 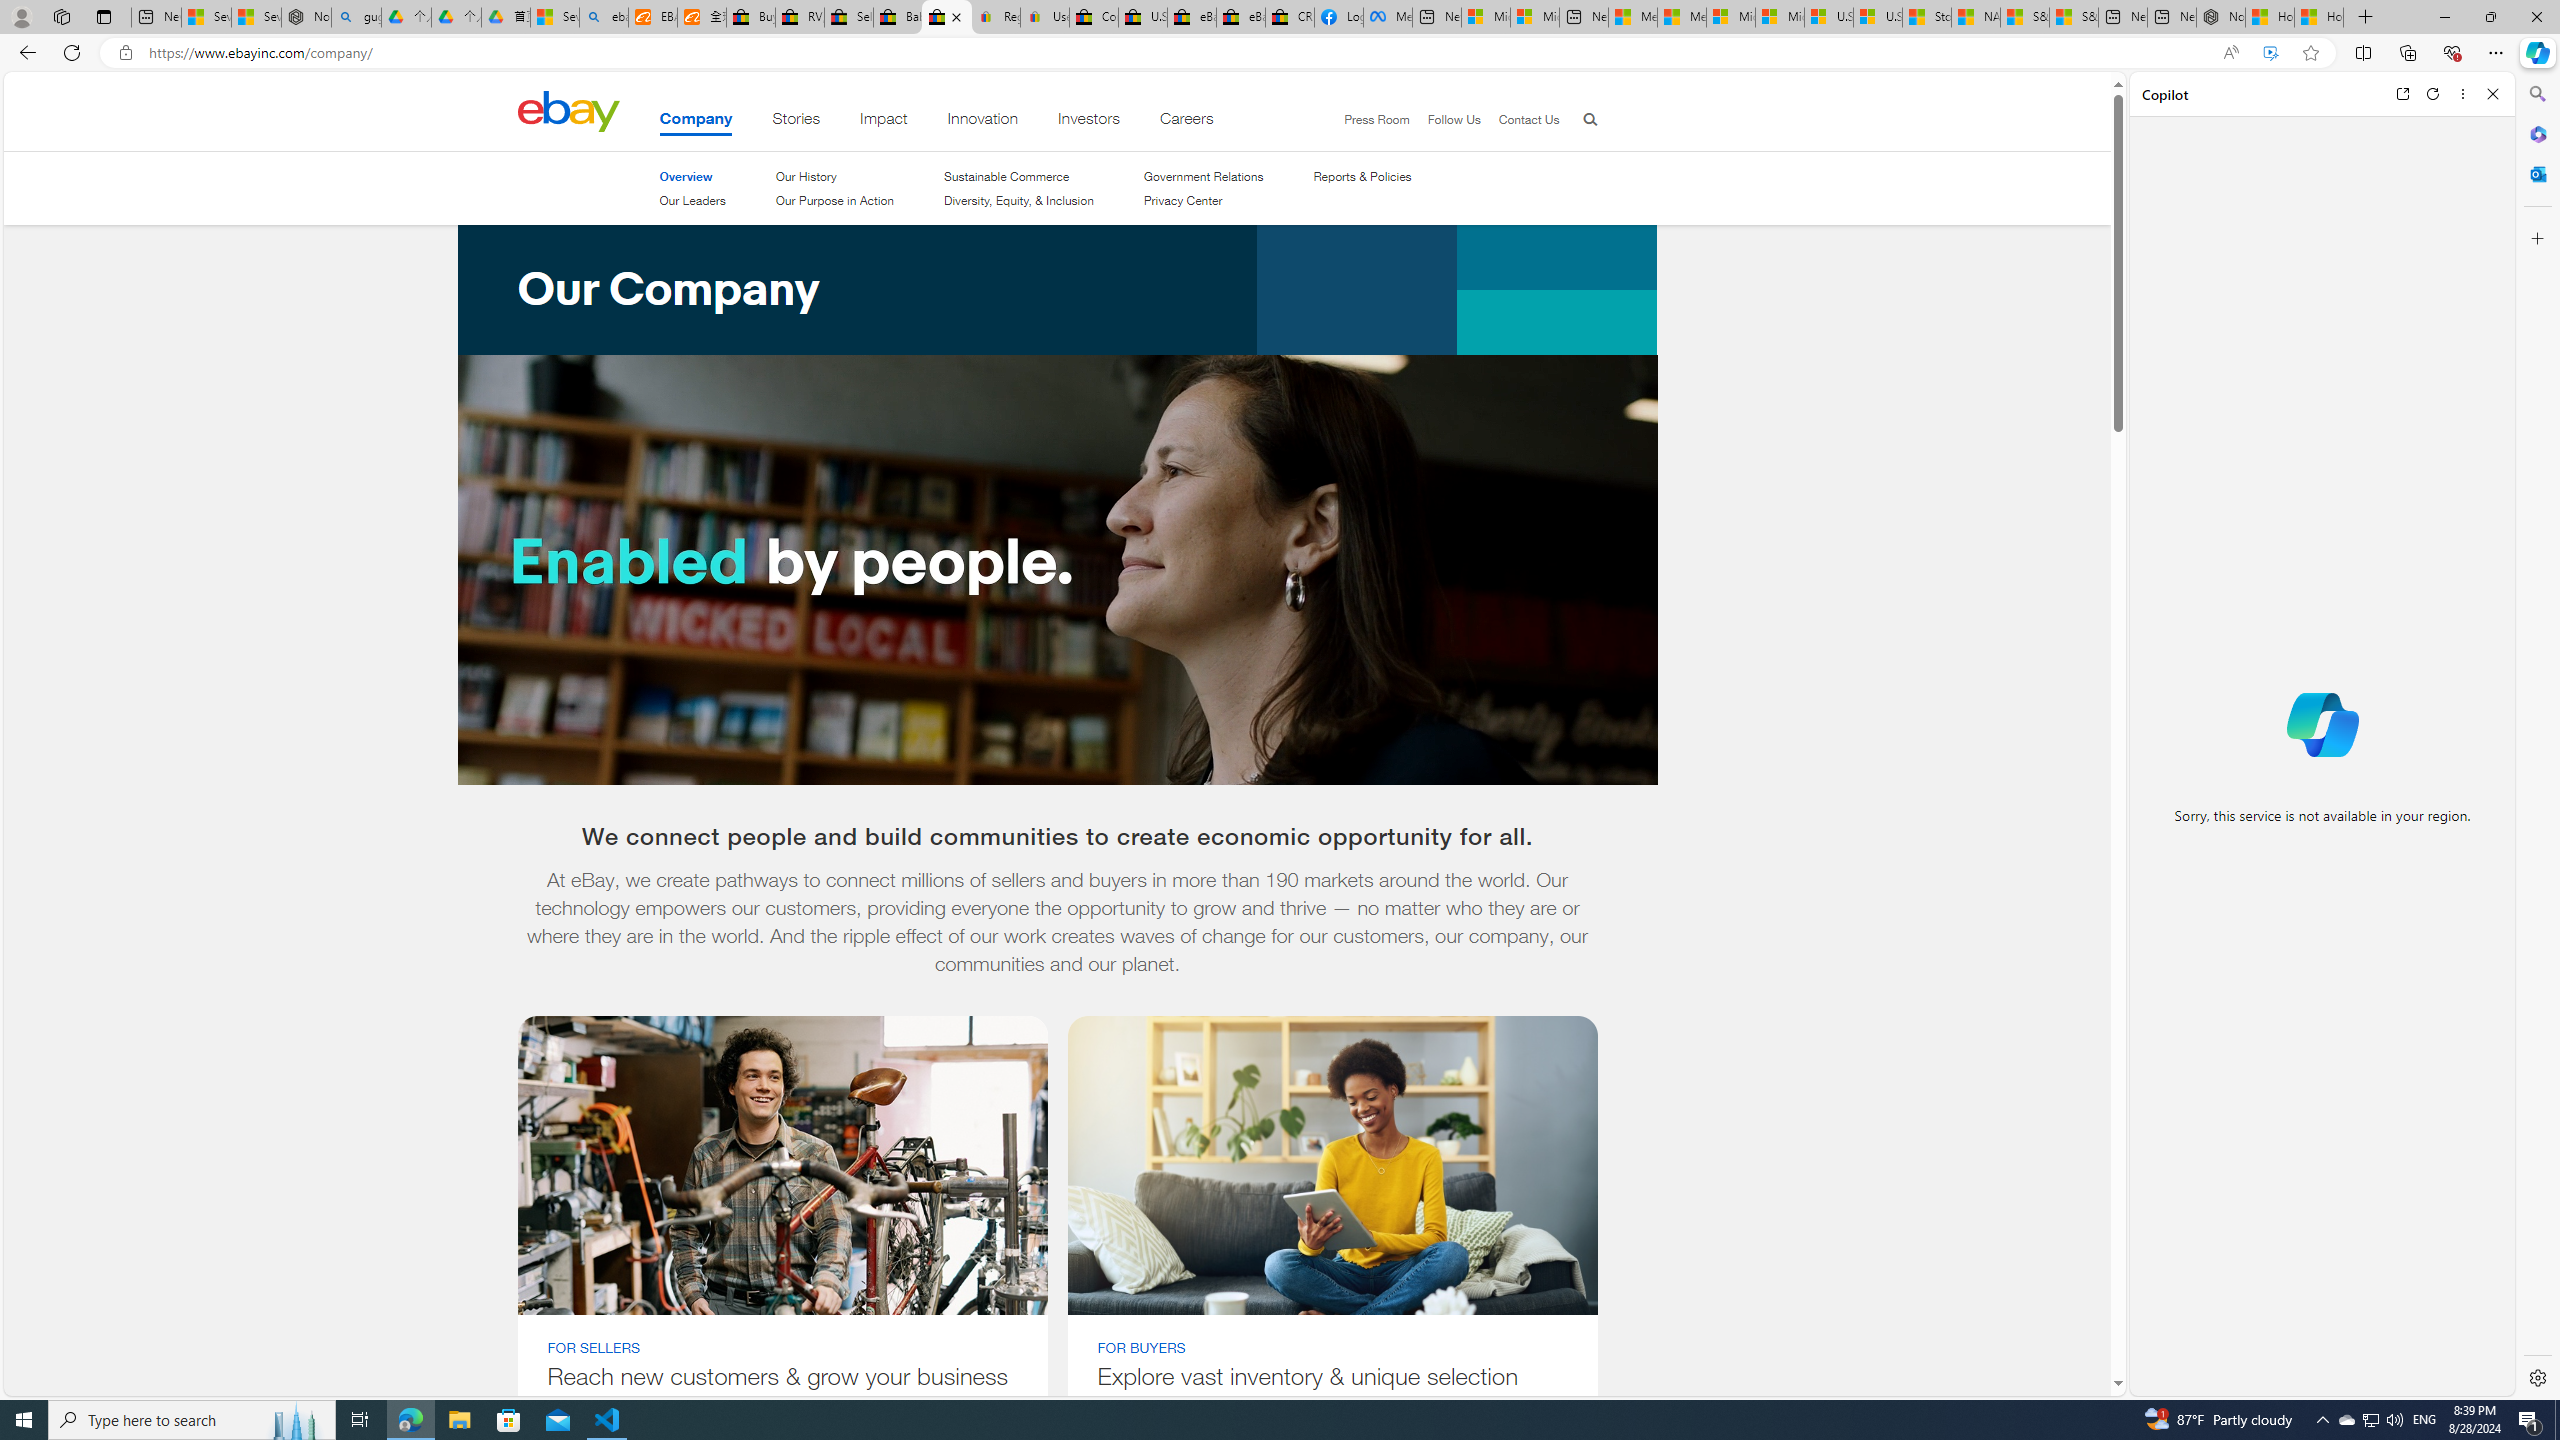 What do you see at coordinates (354, 16) in the screenshot?
I see `'guge yunpan - Search'` at bounding box center [354, 16].